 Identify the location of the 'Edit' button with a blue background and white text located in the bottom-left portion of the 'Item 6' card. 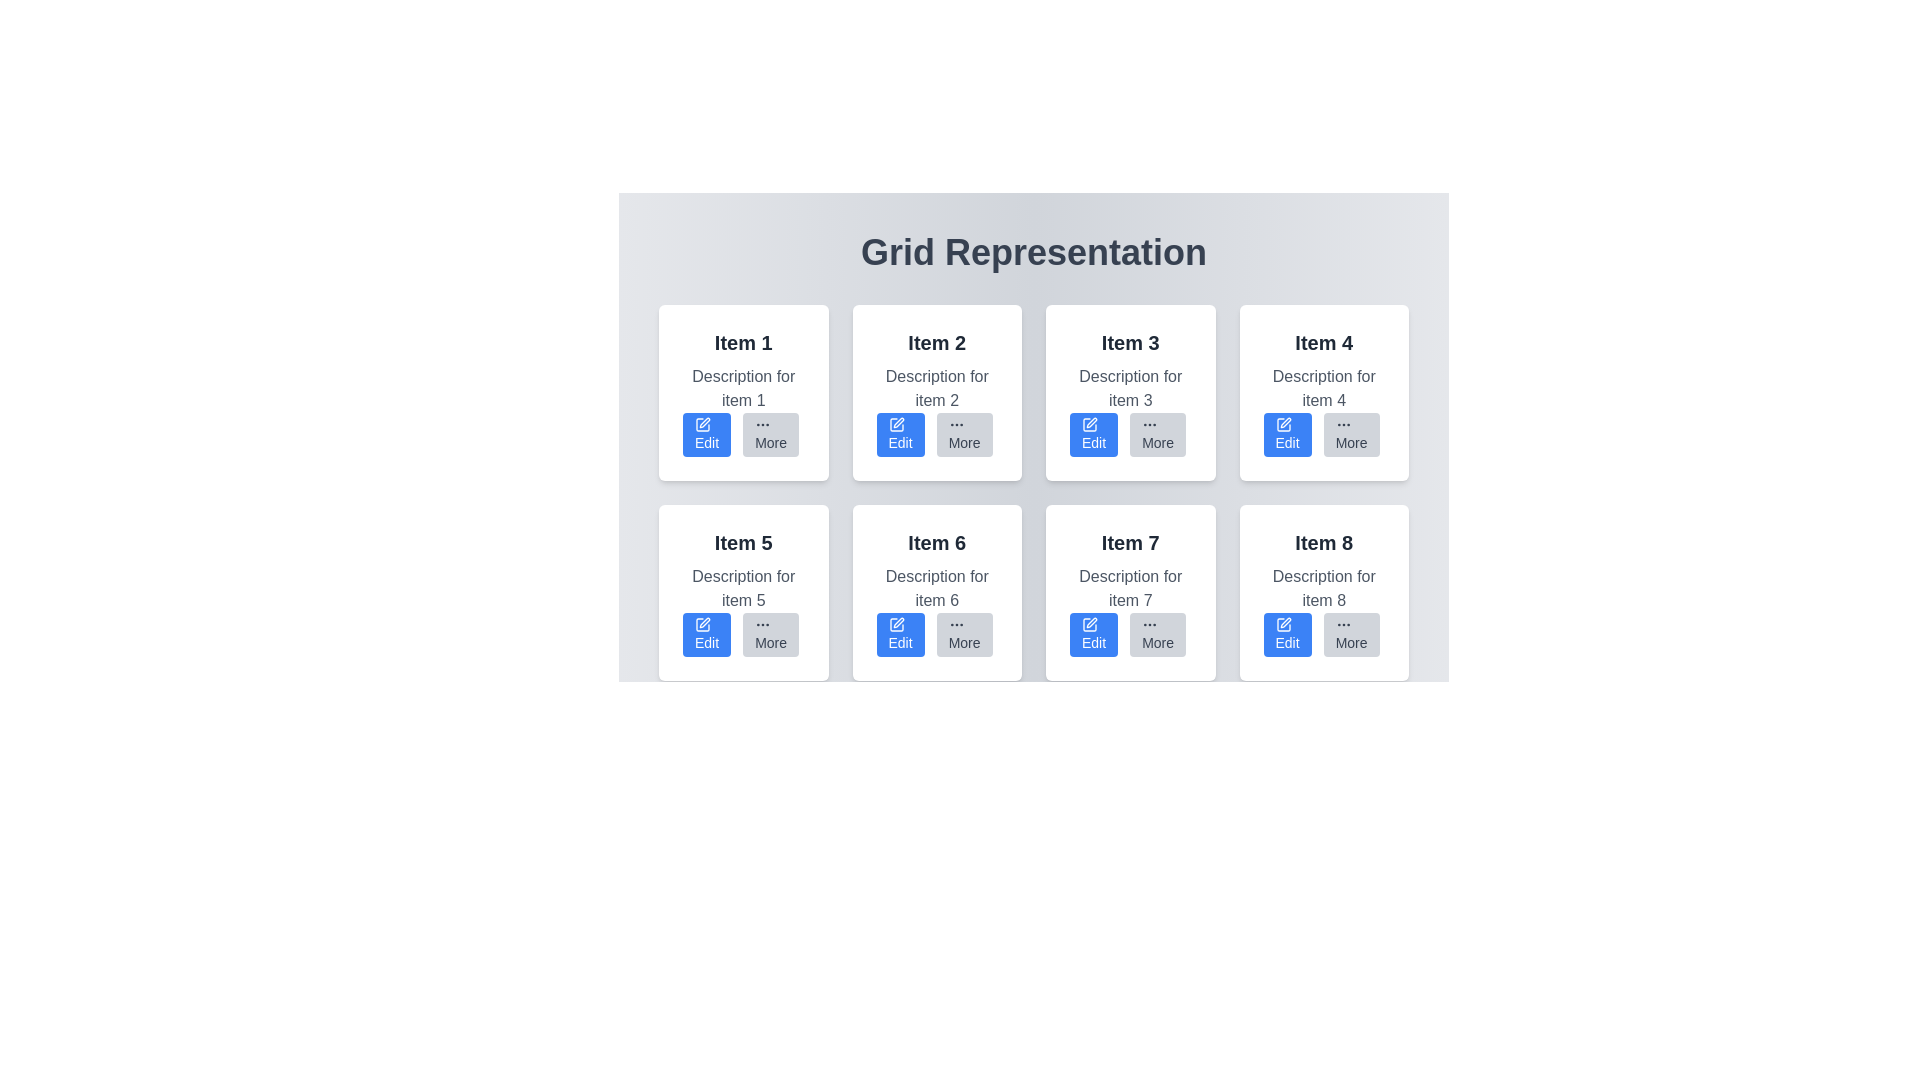
(899, 635).